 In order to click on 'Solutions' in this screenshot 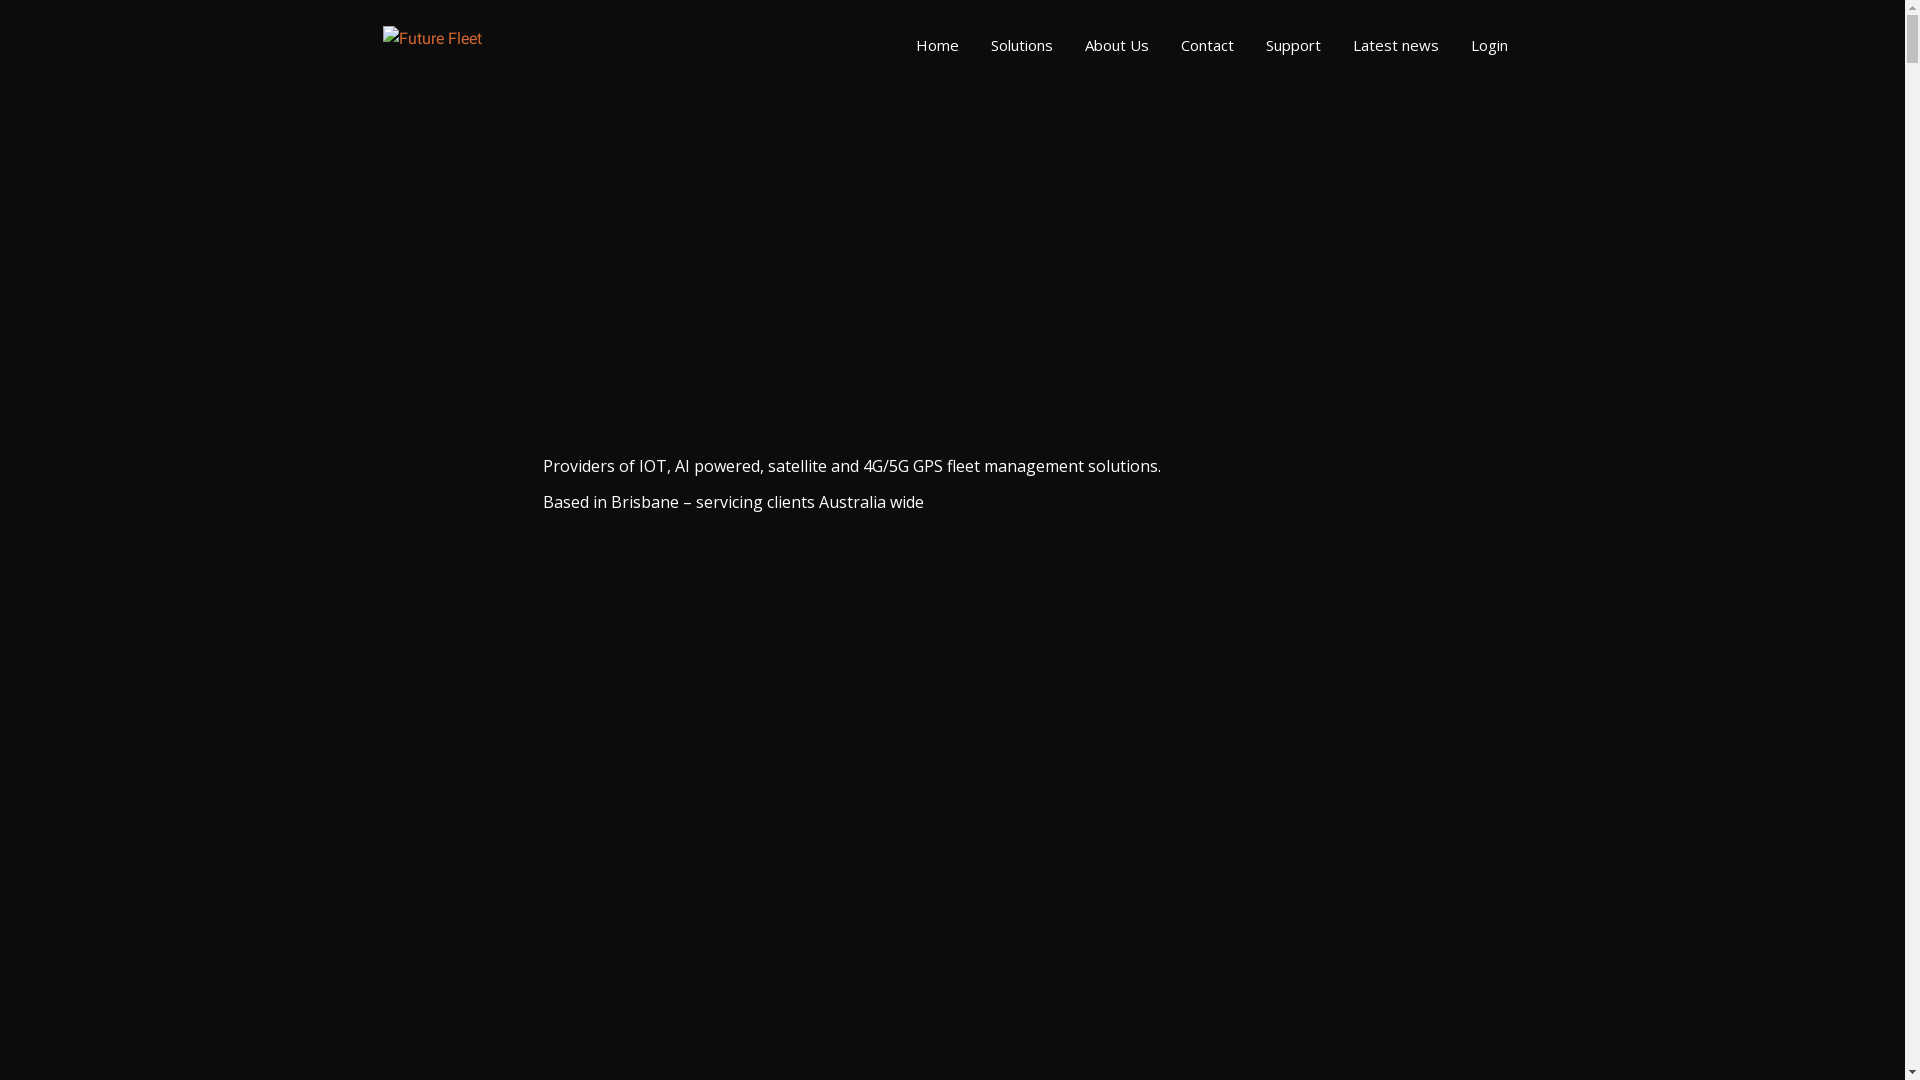, I will do `click(1021, 45)`.